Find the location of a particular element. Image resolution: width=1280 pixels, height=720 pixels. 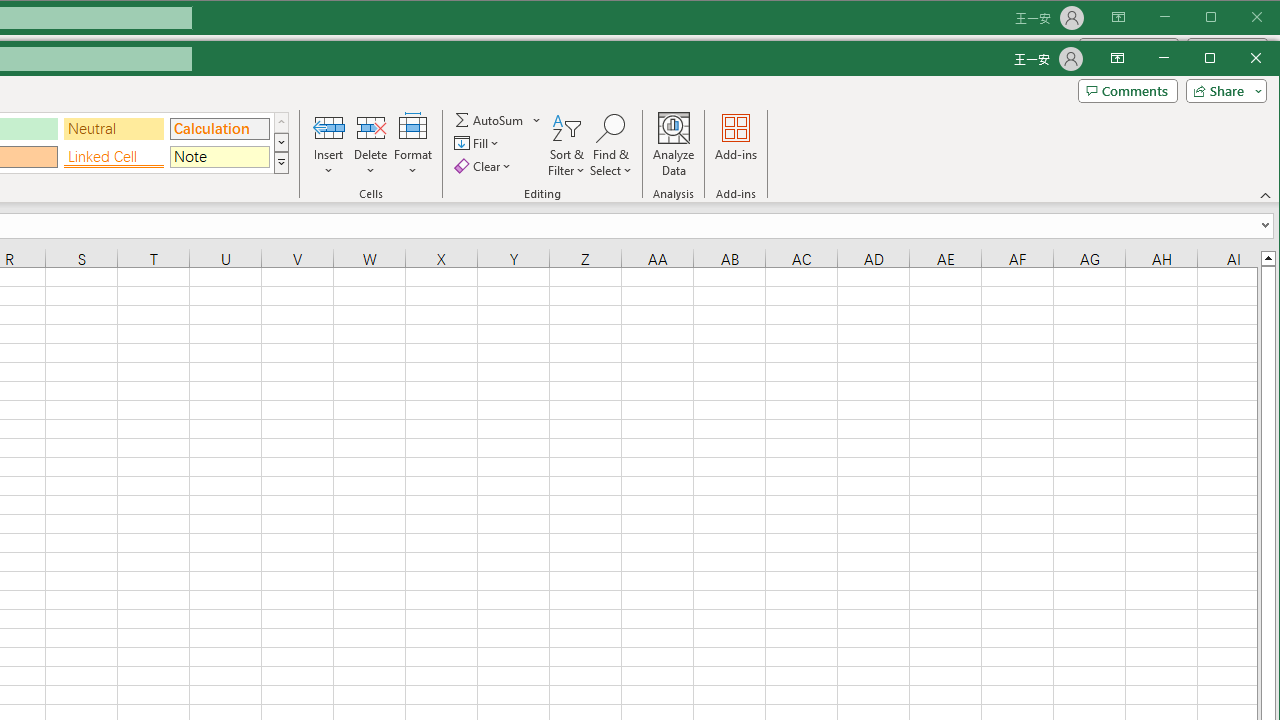

'Comments' is located at coordinates (1127, 91).